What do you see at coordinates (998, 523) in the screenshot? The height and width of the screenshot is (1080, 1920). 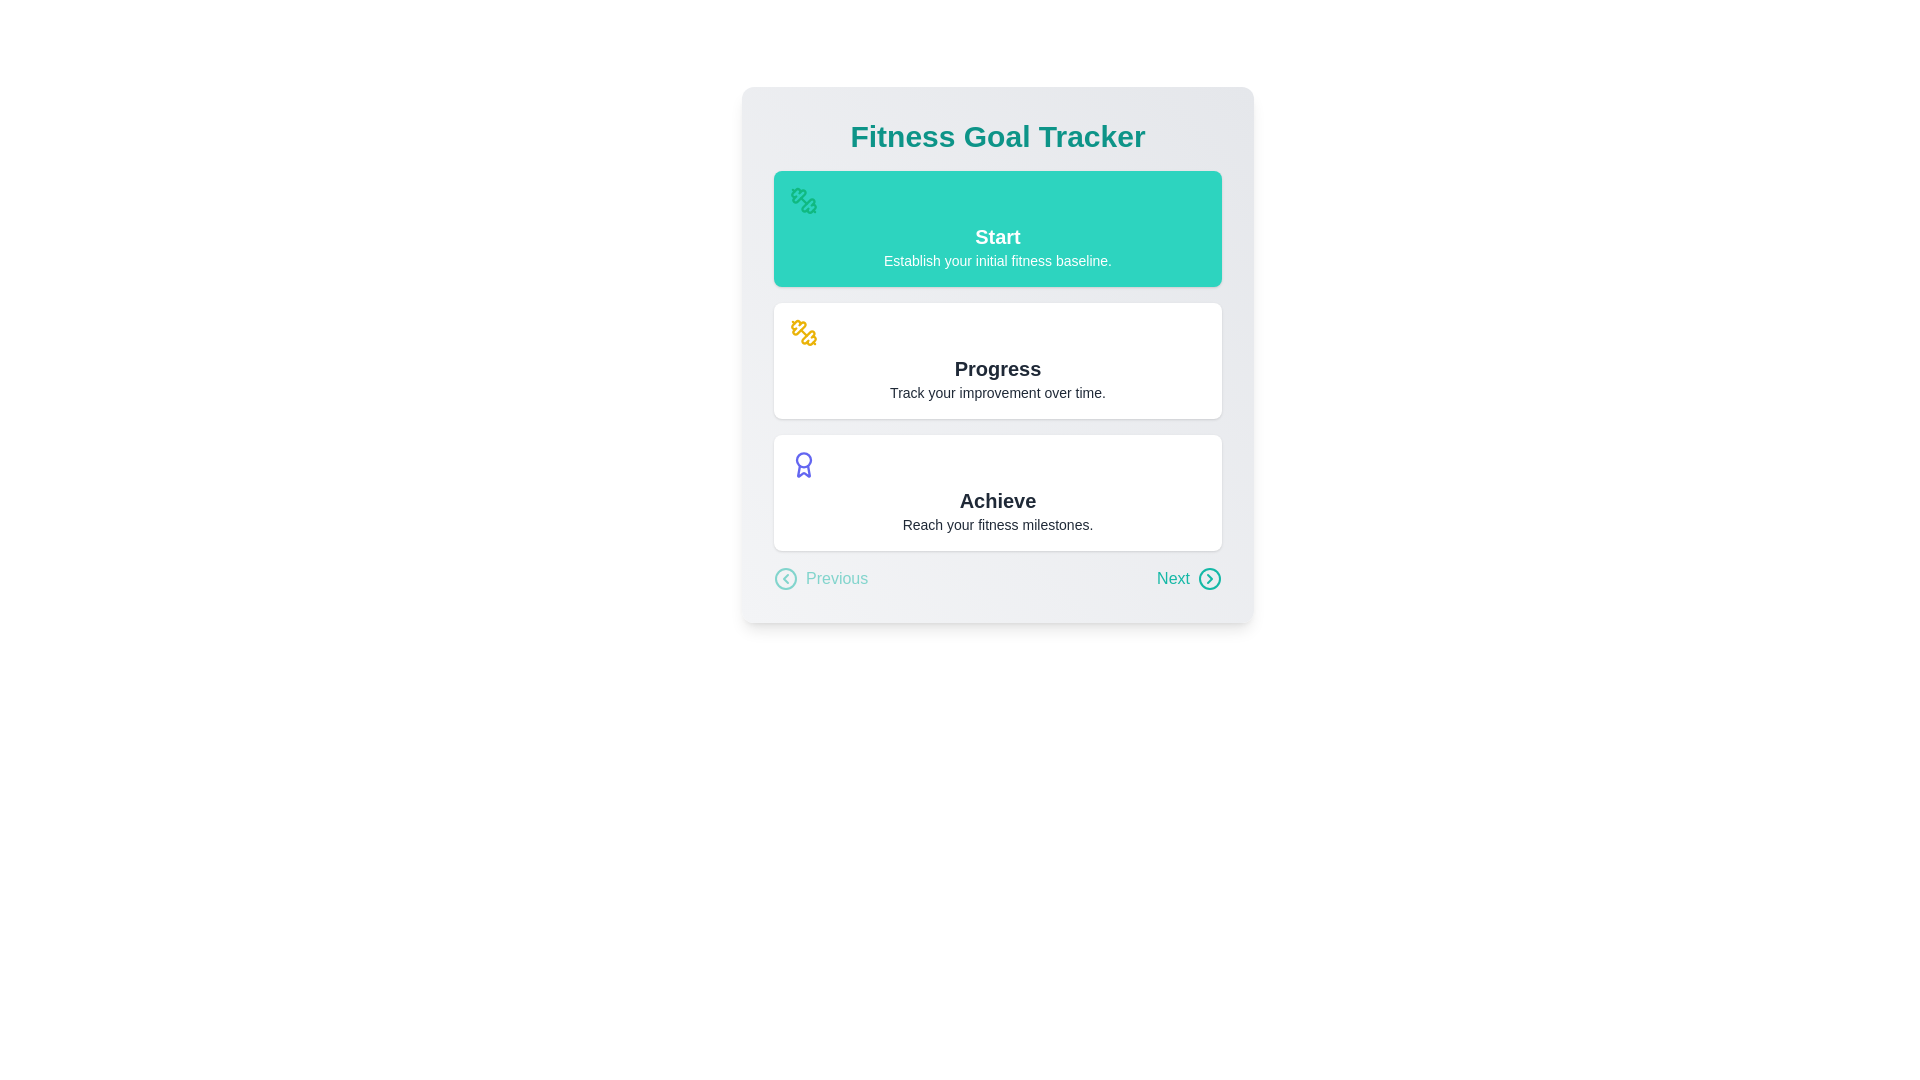 I see `the supplementary information text located at the bottom of the card panel beneath the 'Achieve' header` at bounding box center [998, 523].